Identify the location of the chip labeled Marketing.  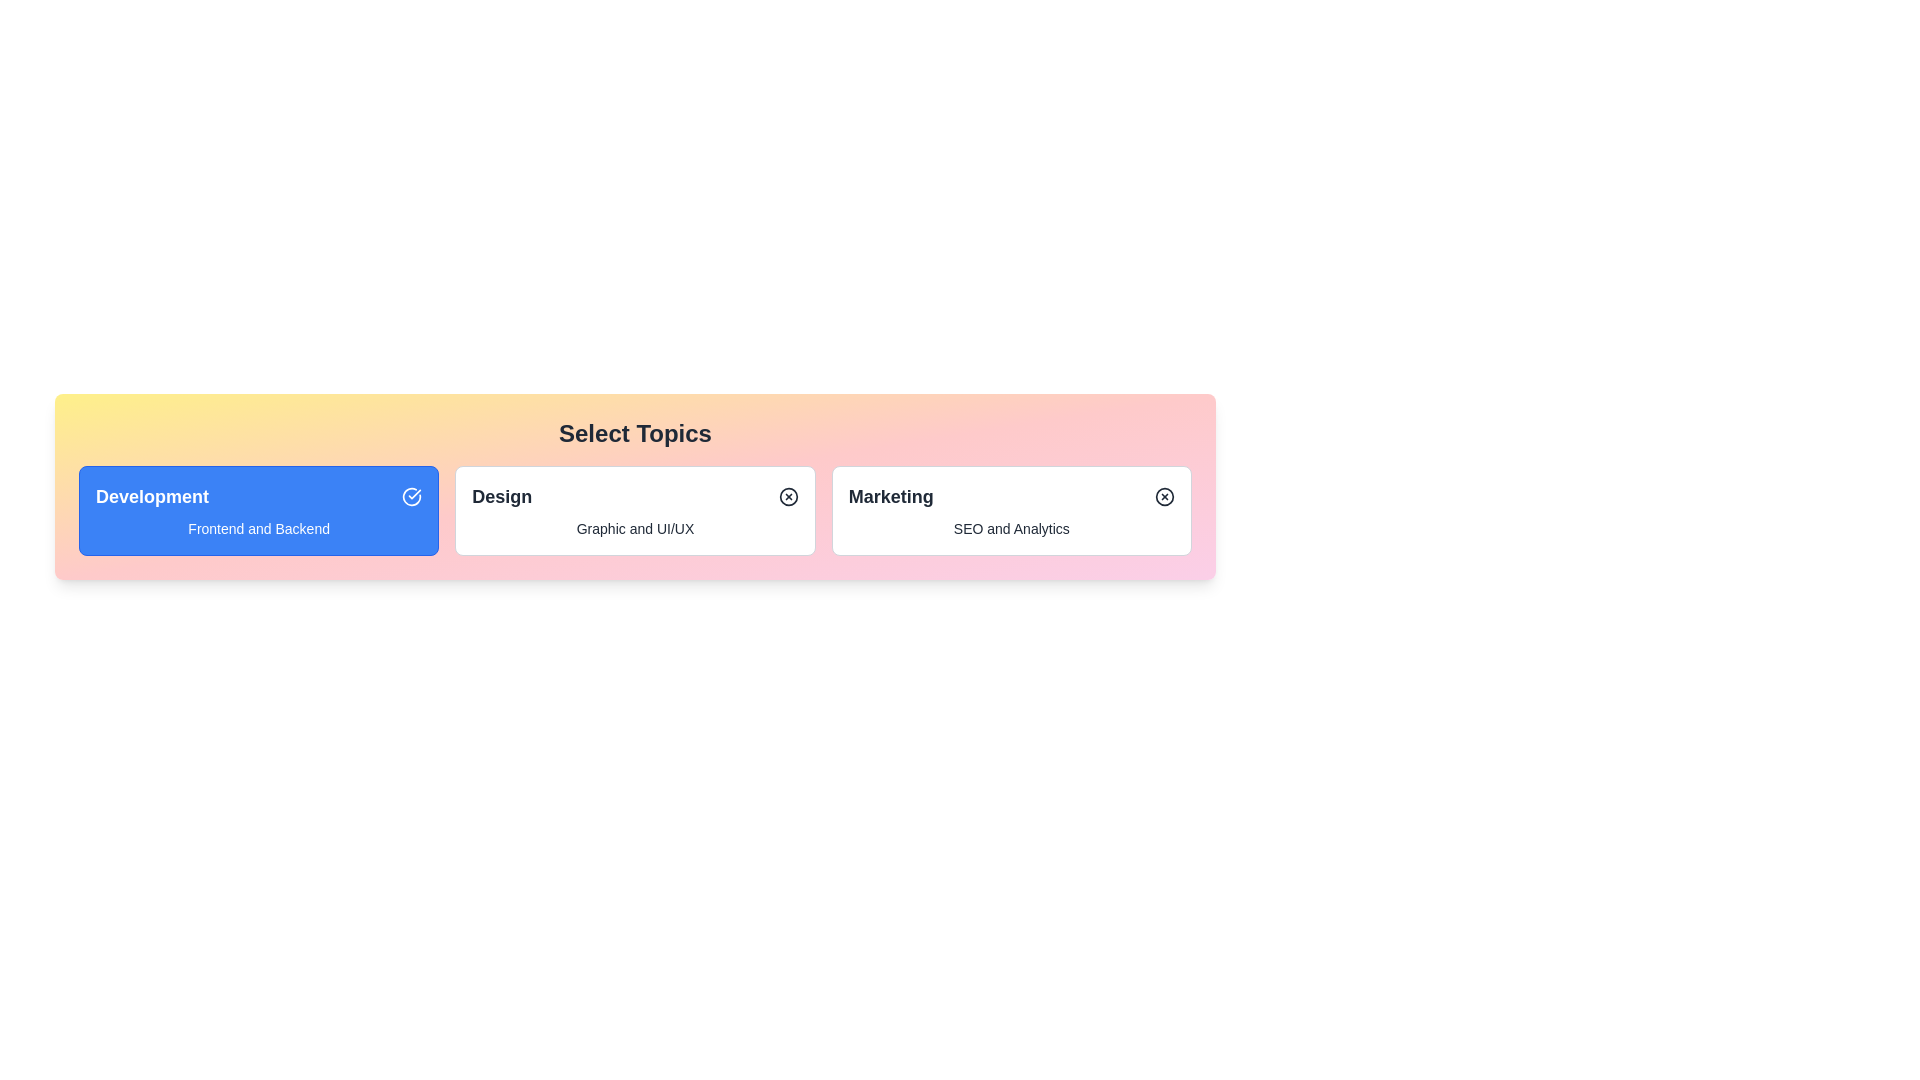
(1012, 509).